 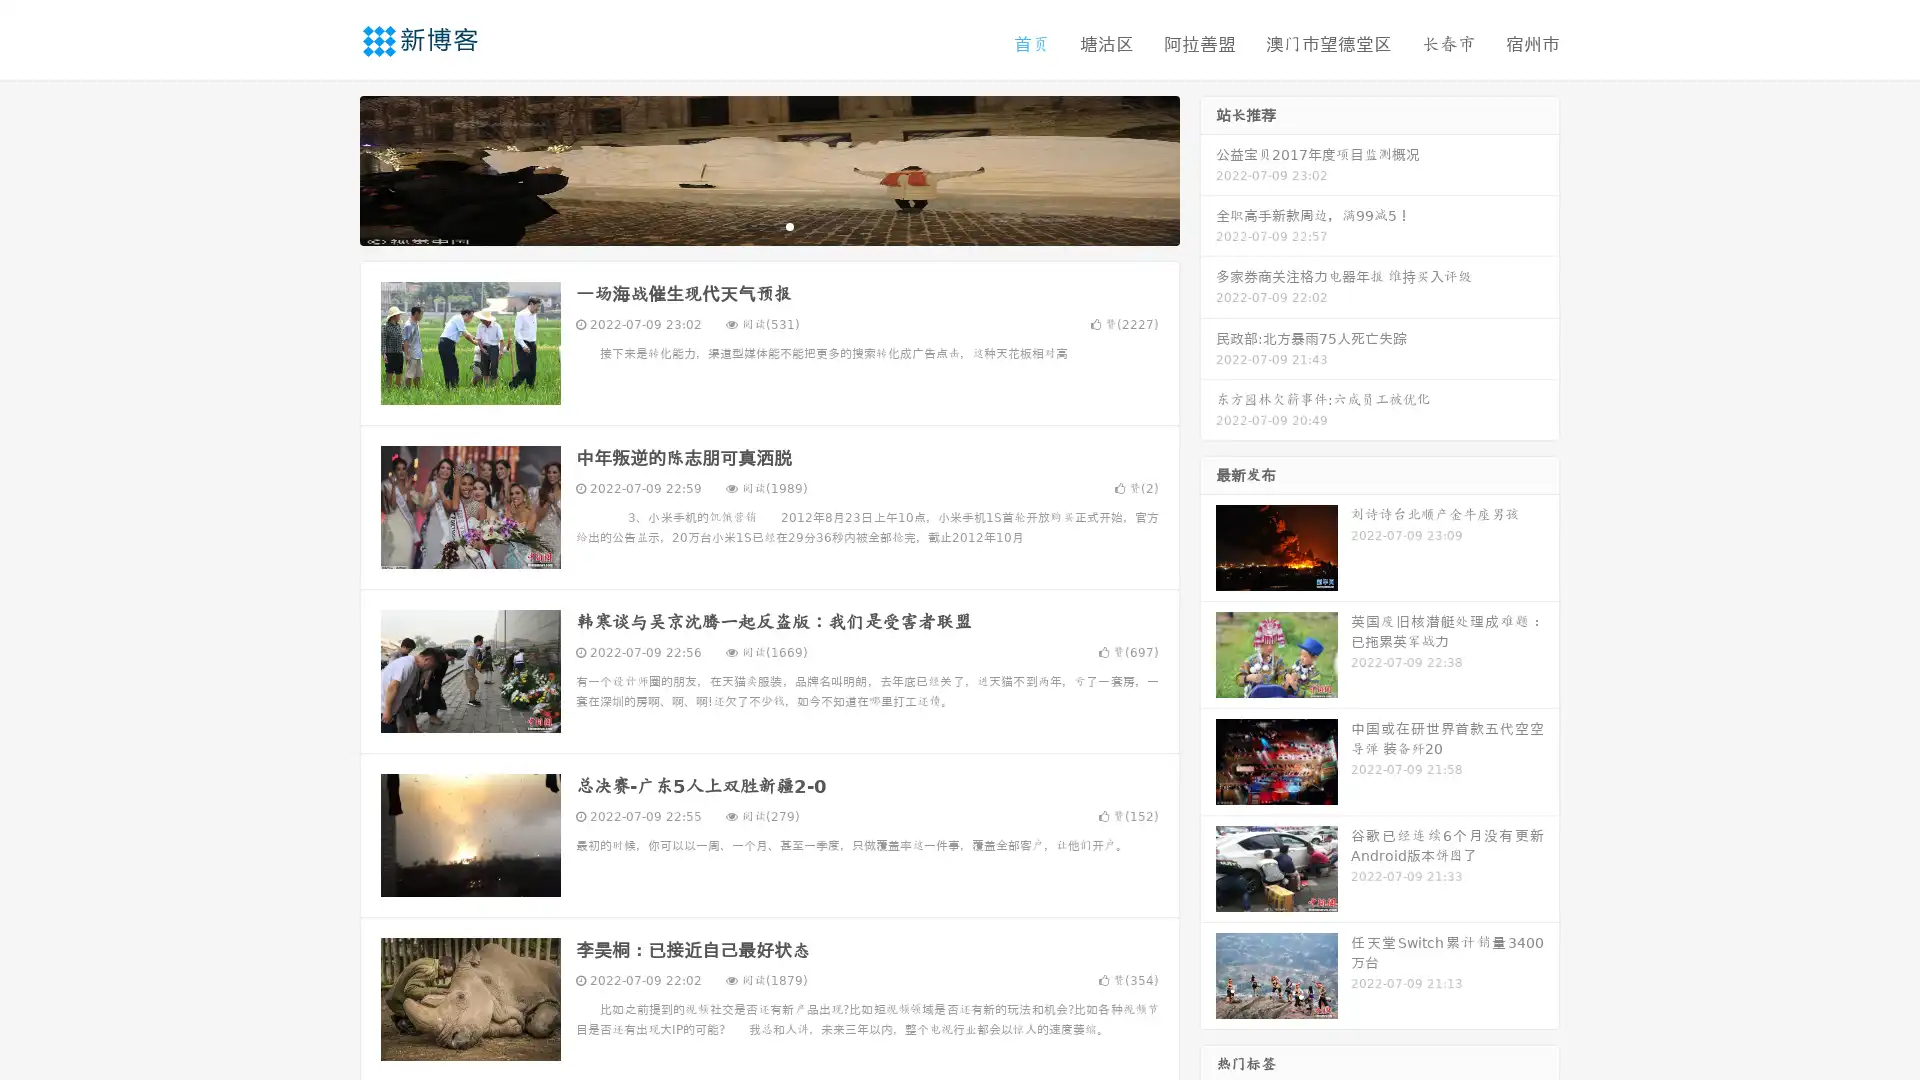 I want to click on Previous slide, so click(x=330, y=168).